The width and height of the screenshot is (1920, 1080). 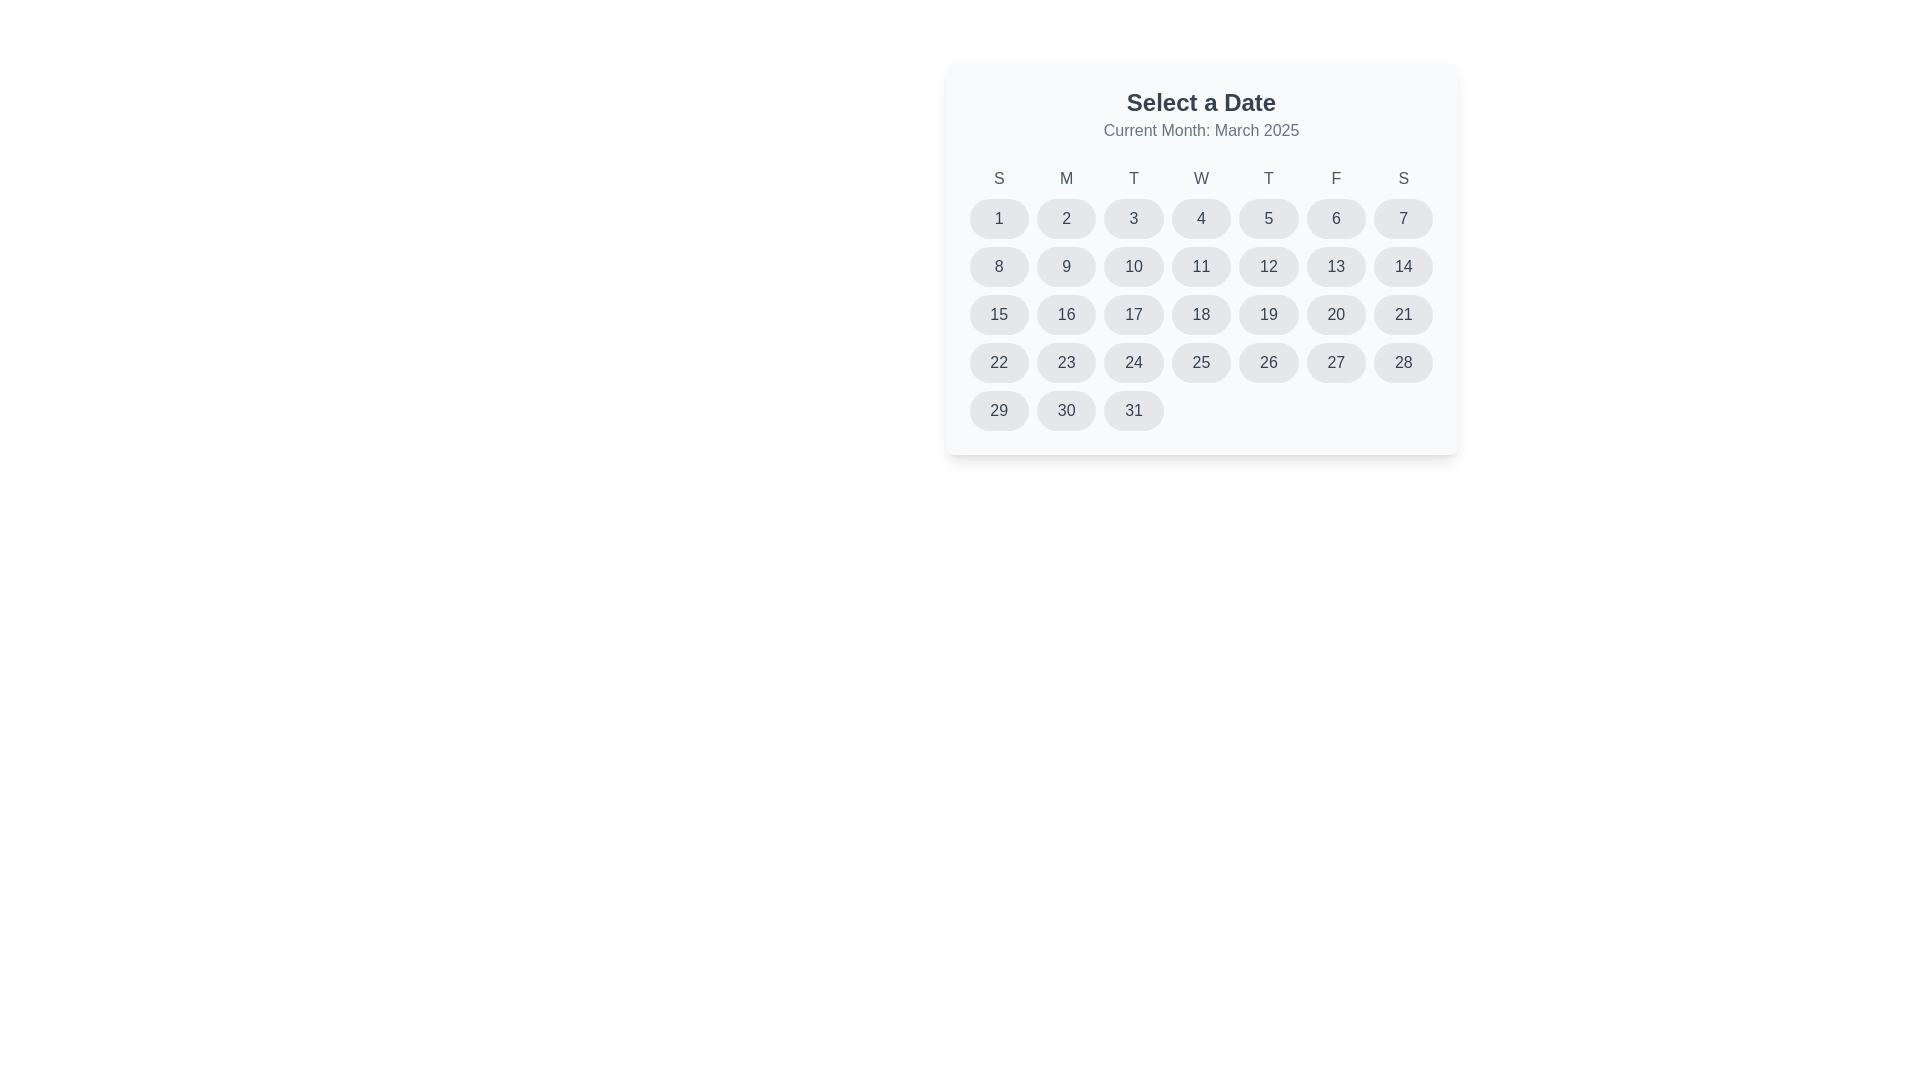 I want to click on the selectable day button in the fourth row and fourth column of the calendar grid, so click(x=1134, y=362).